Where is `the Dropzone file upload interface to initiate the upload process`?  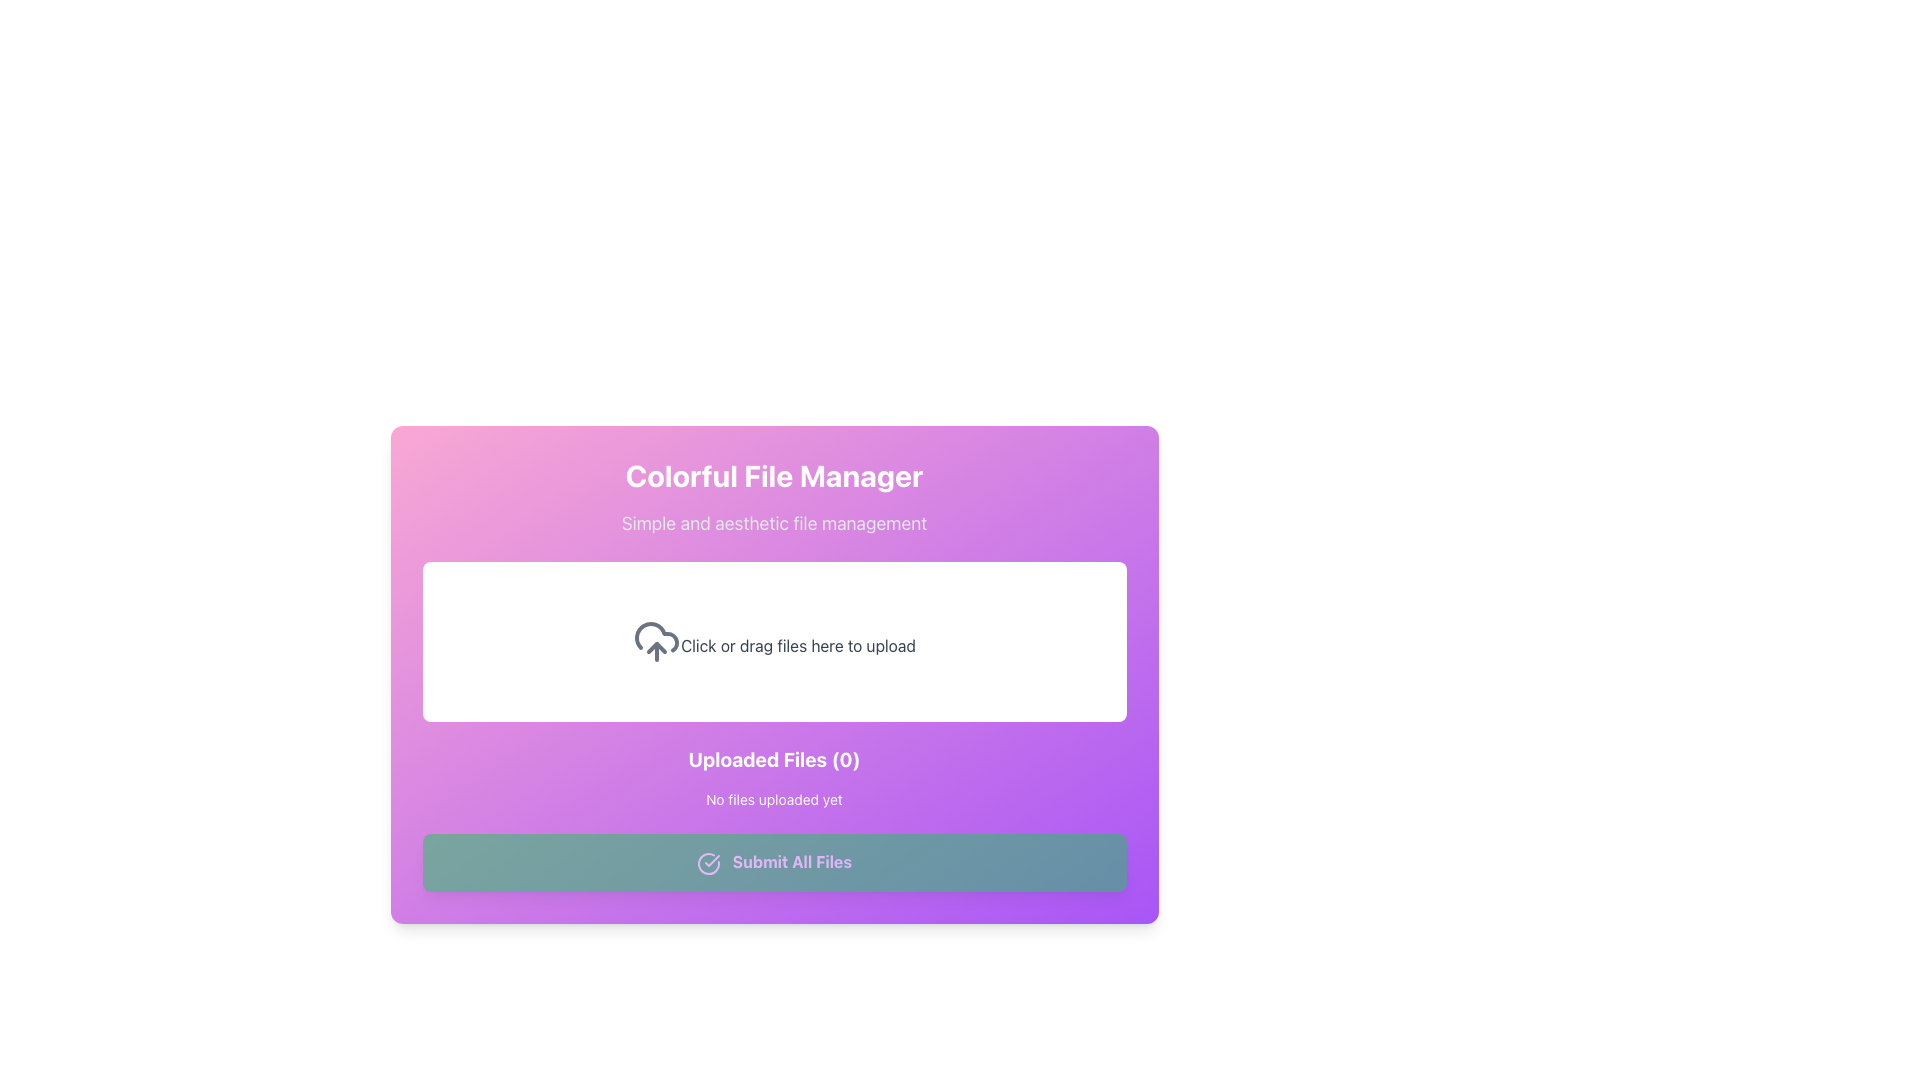 the Dropzone file upload interface to initiate the upload process is located at coordinates (773, 641).